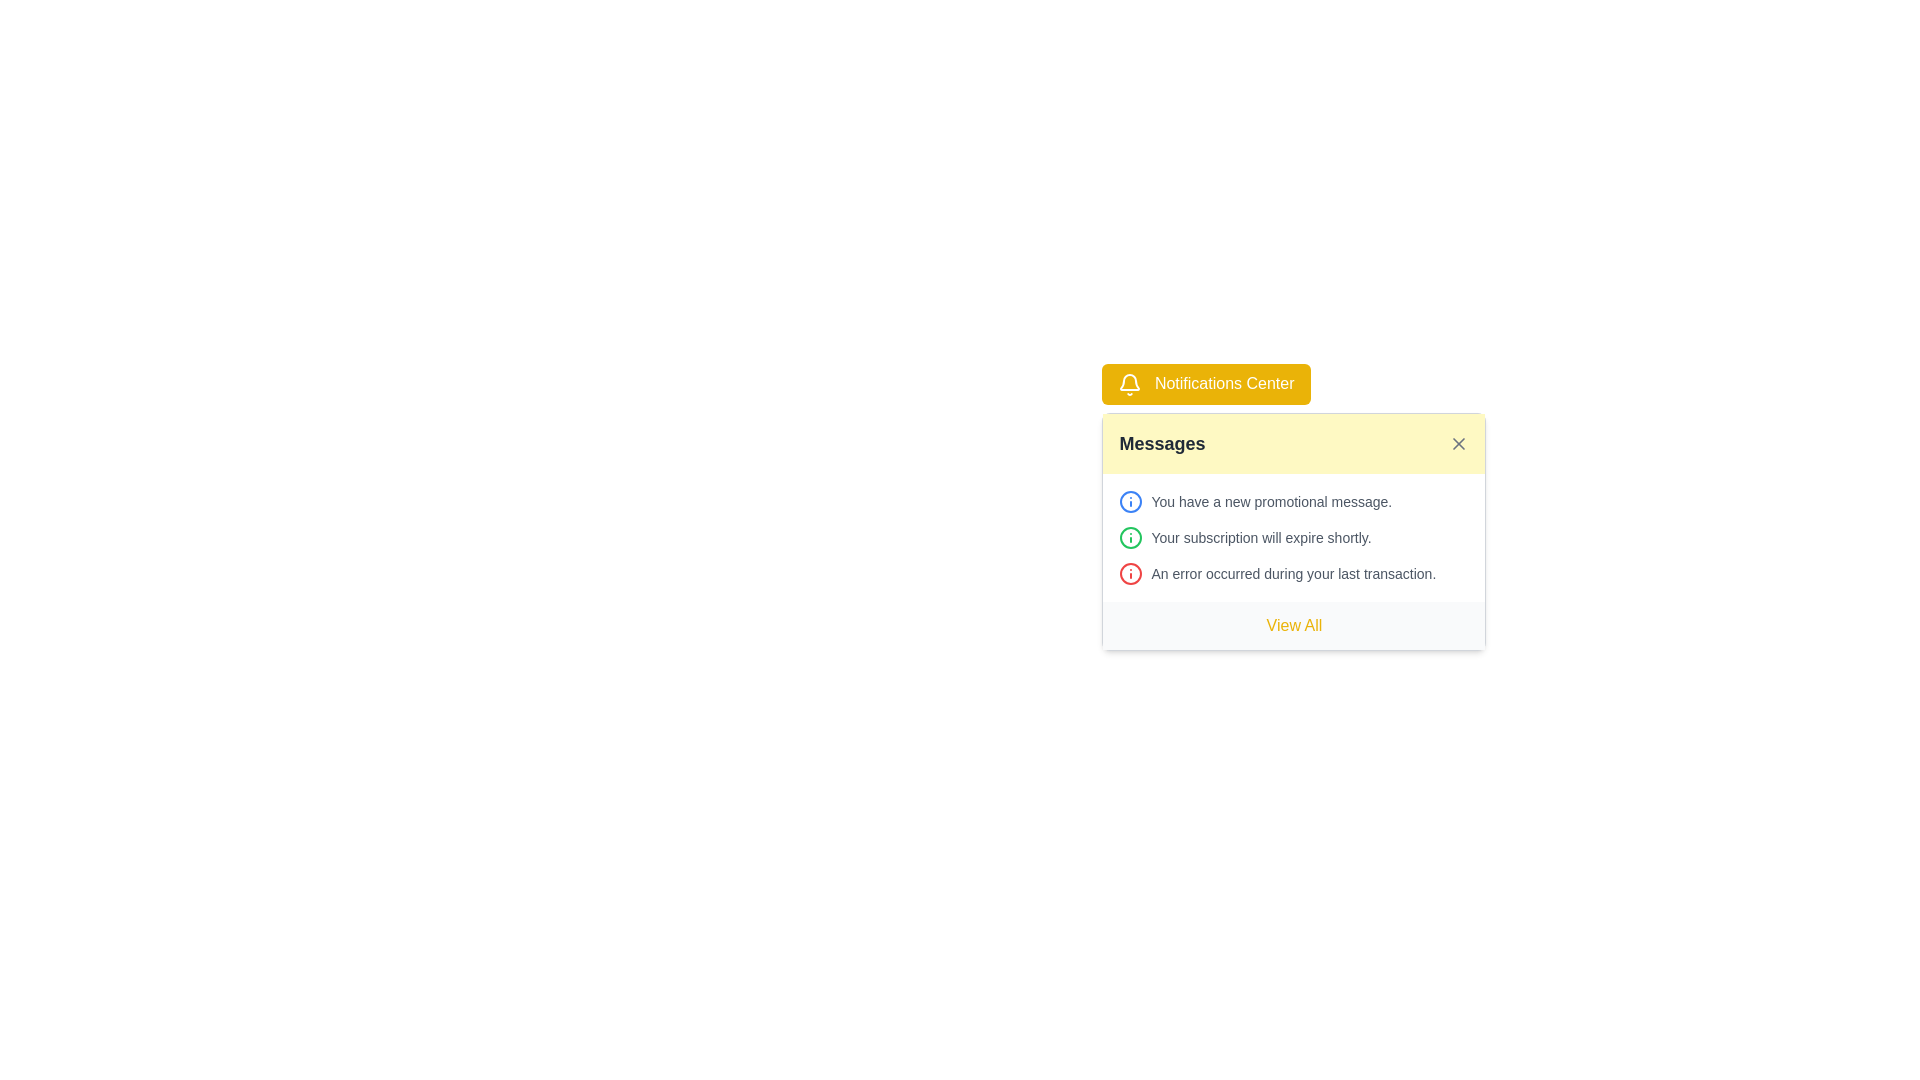 The image size is (1920, 1080). What do you see at coordinates (1131, 536) in the screenshot?
I see `the SVG graphic component (circle) that represents the information icon located at the top-left of the notification messages area` at bounding box center [1131, 536].